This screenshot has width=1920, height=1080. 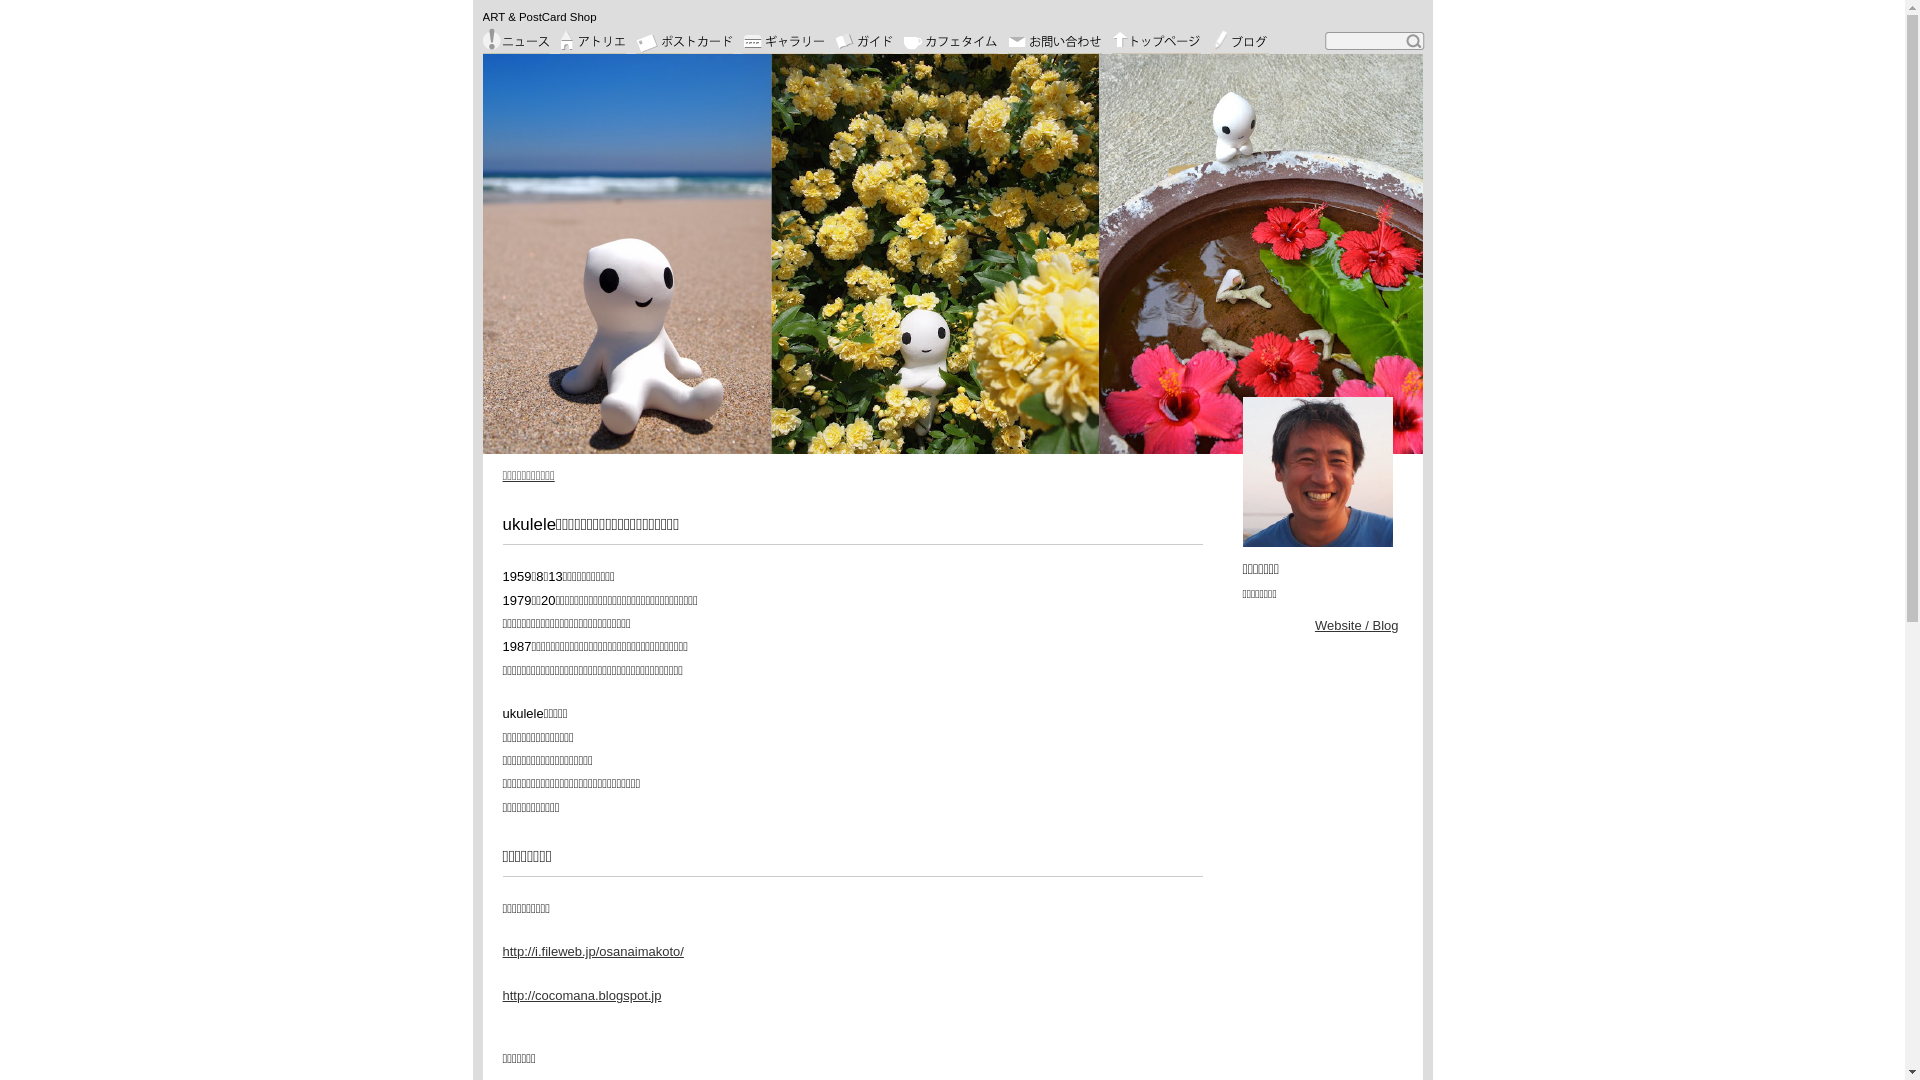 What do you see at coordinates (591, 950) in the screenshot?
I see `'http://i.fileweb.jp/osanaimakoto/'` at bounding box center [591, 950].